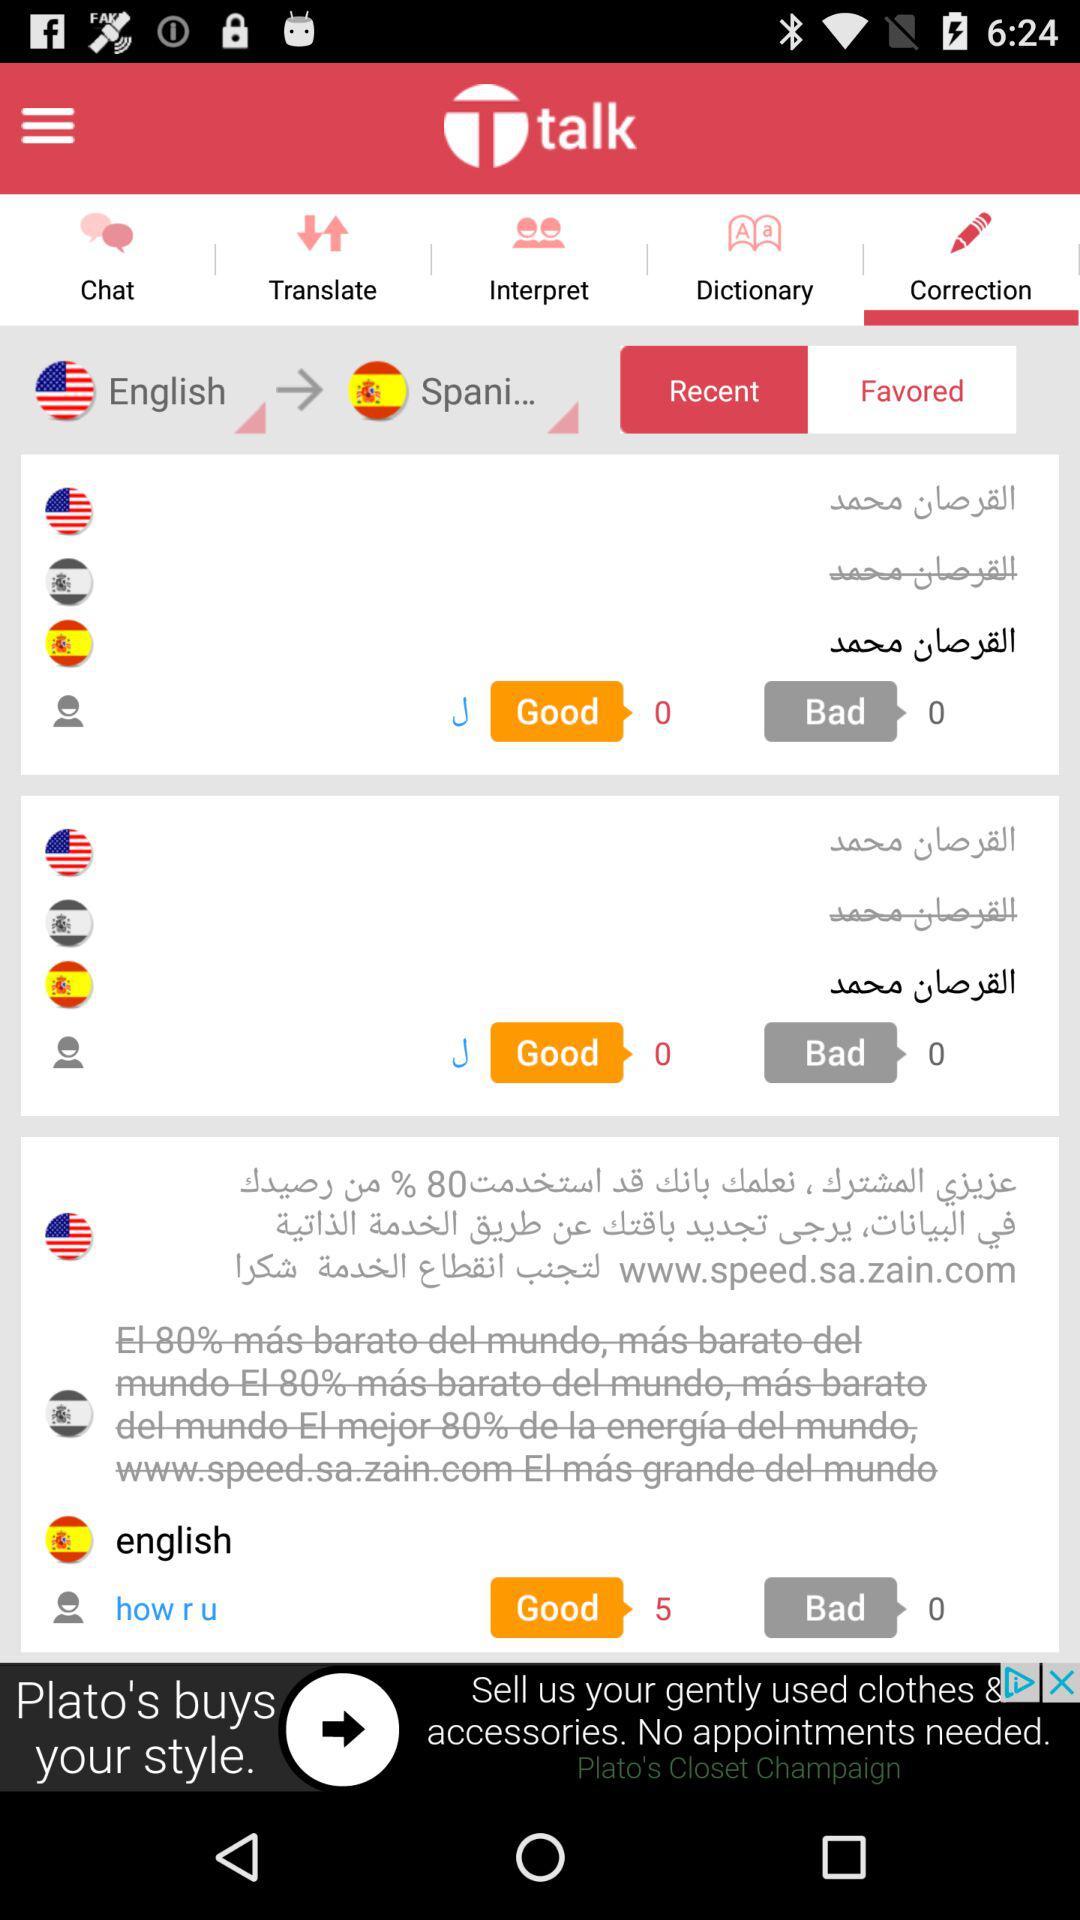 The image size is (1080, 1920). Describe the element at coordinates (46, 133) in the screenshot. I see `the menu icon` at that location.